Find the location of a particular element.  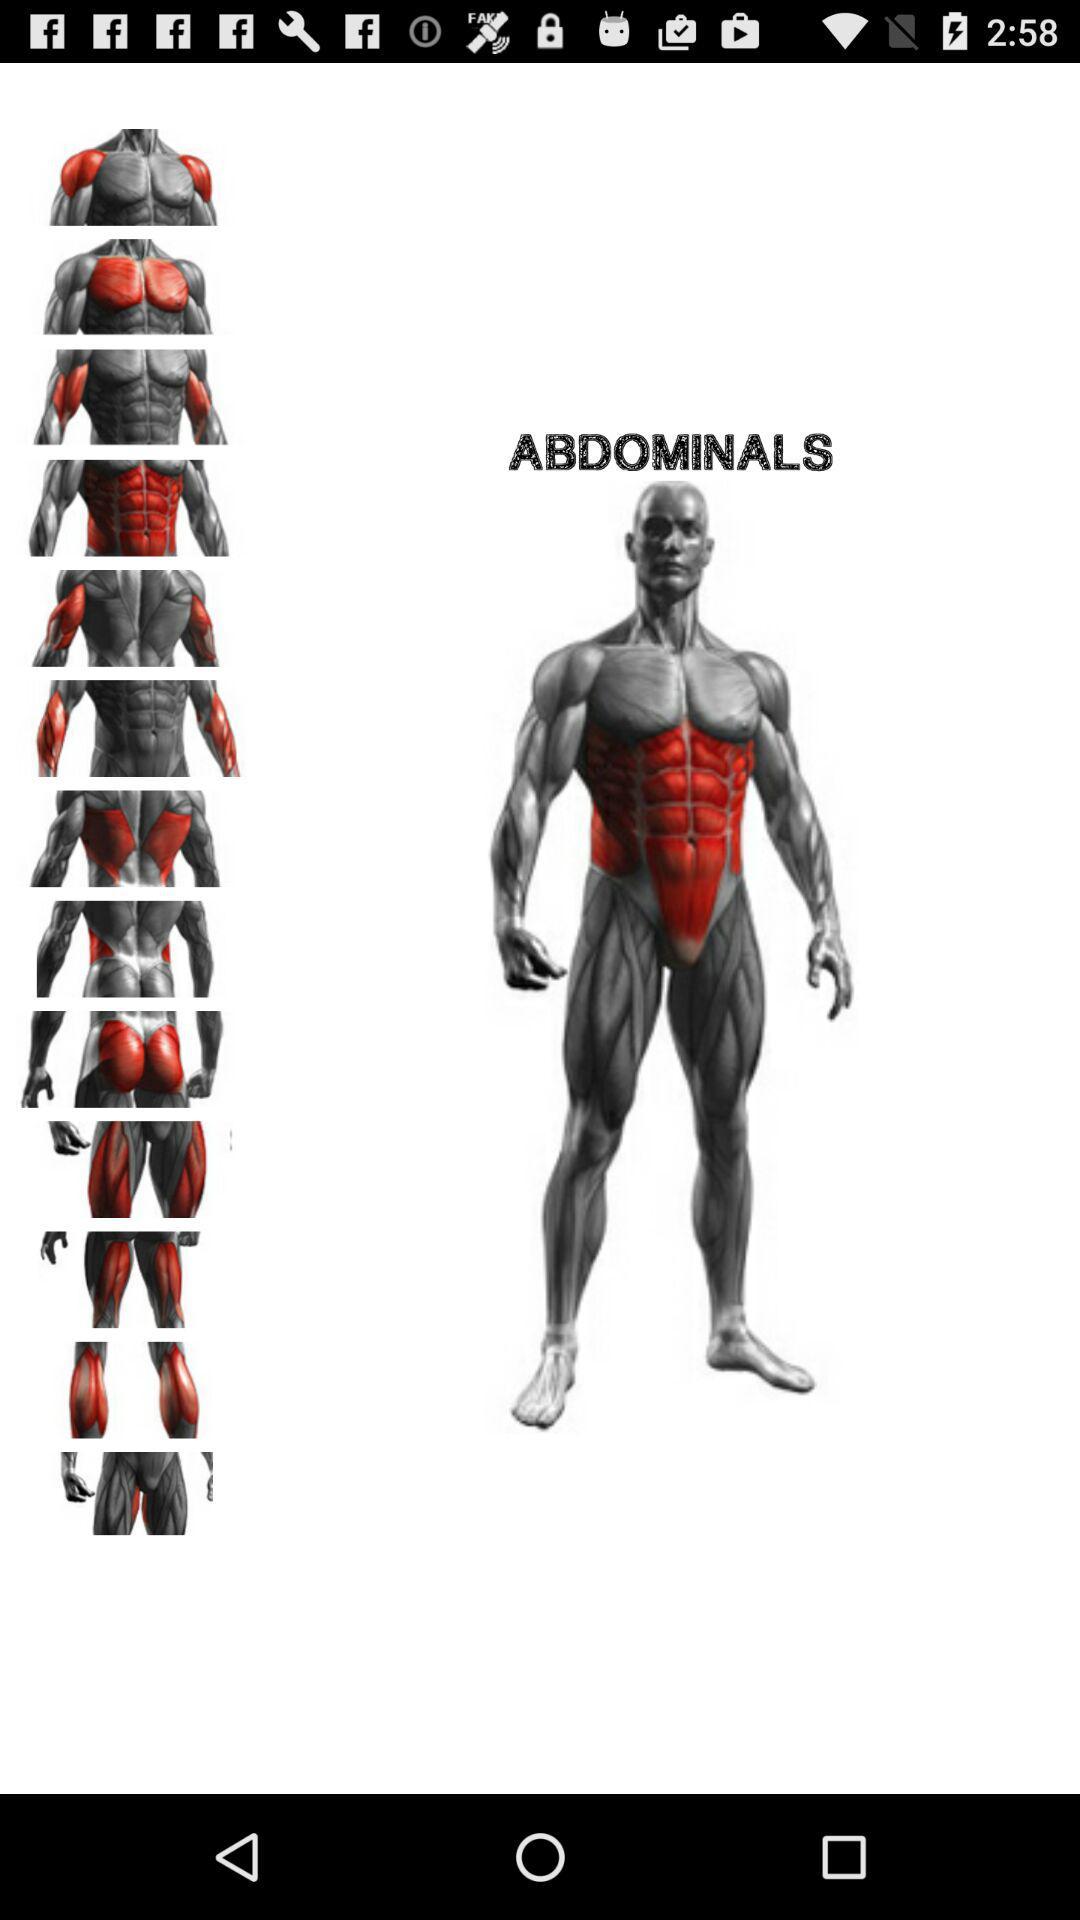

change the view is located at coordinates (131, 1162).